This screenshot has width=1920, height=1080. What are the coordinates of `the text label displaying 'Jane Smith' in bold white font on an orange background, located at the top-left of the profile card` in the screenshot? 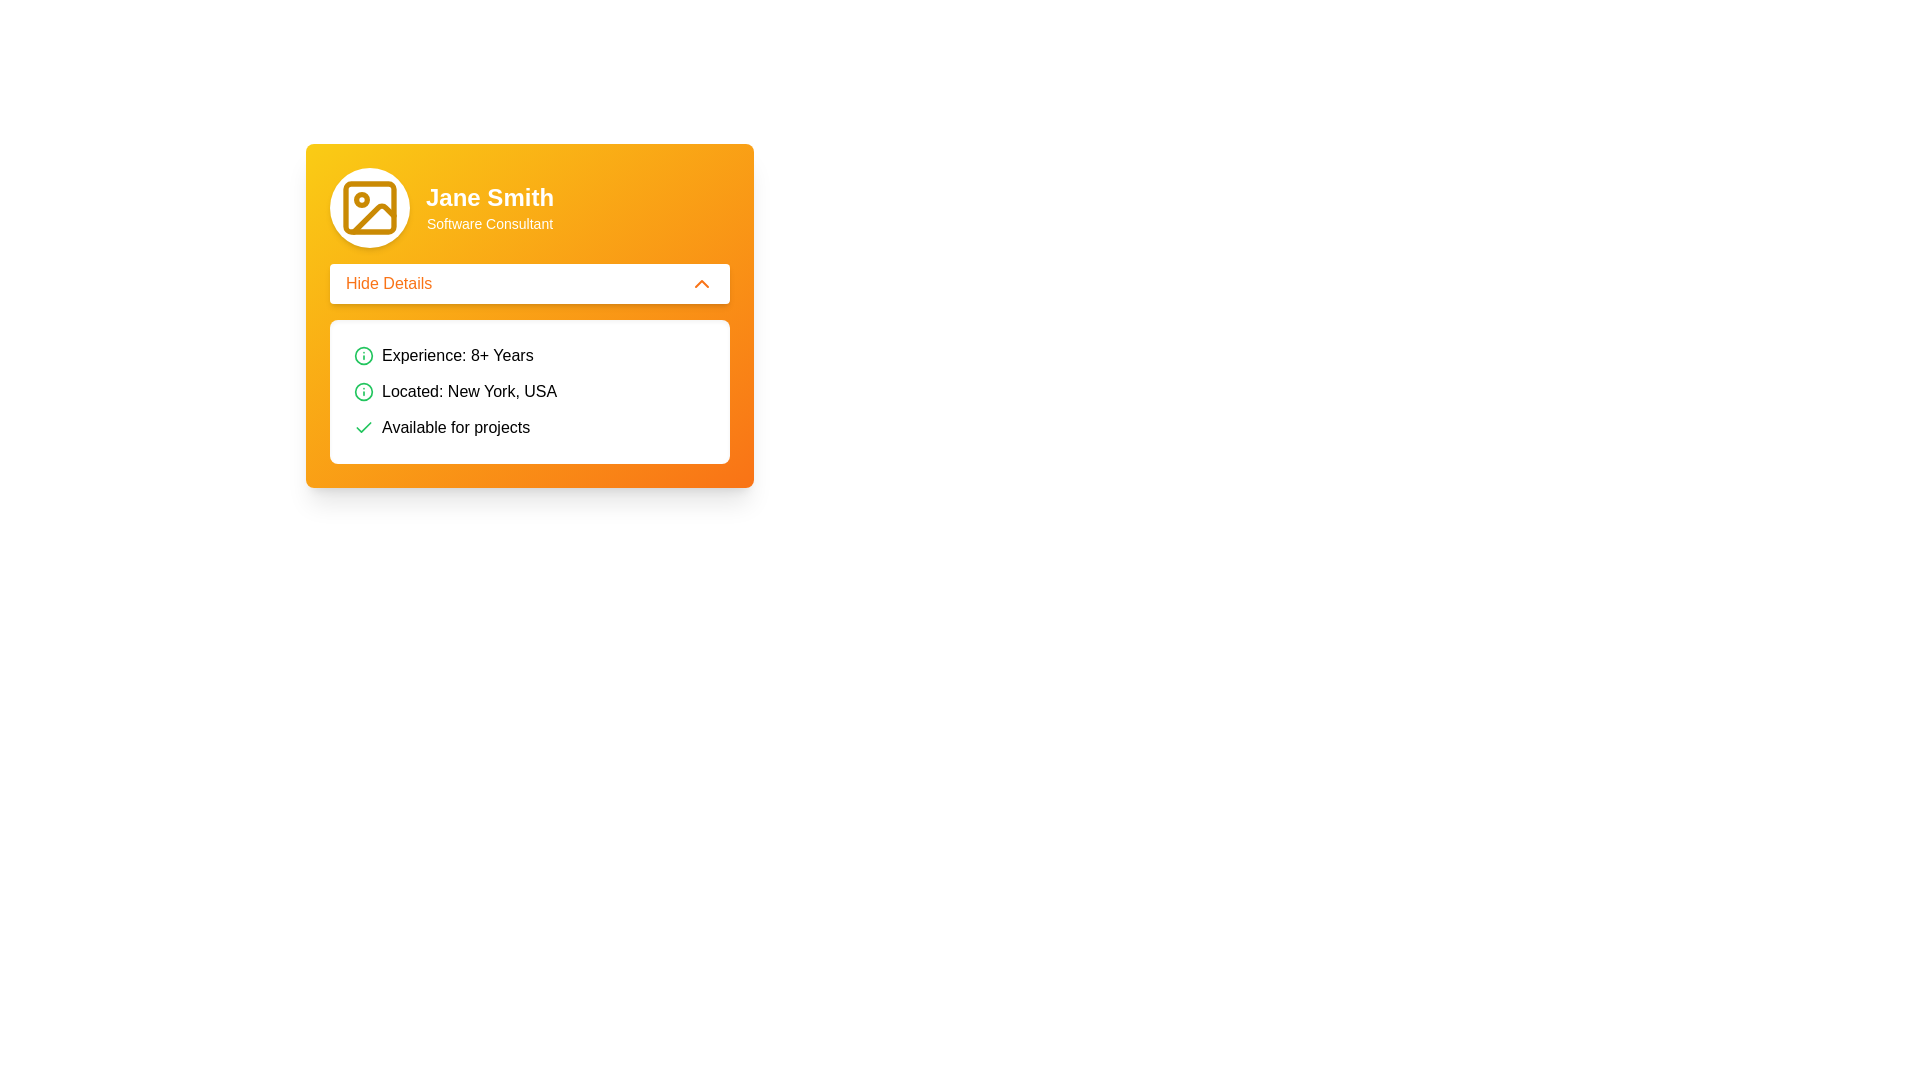 It's located at (489, 197).